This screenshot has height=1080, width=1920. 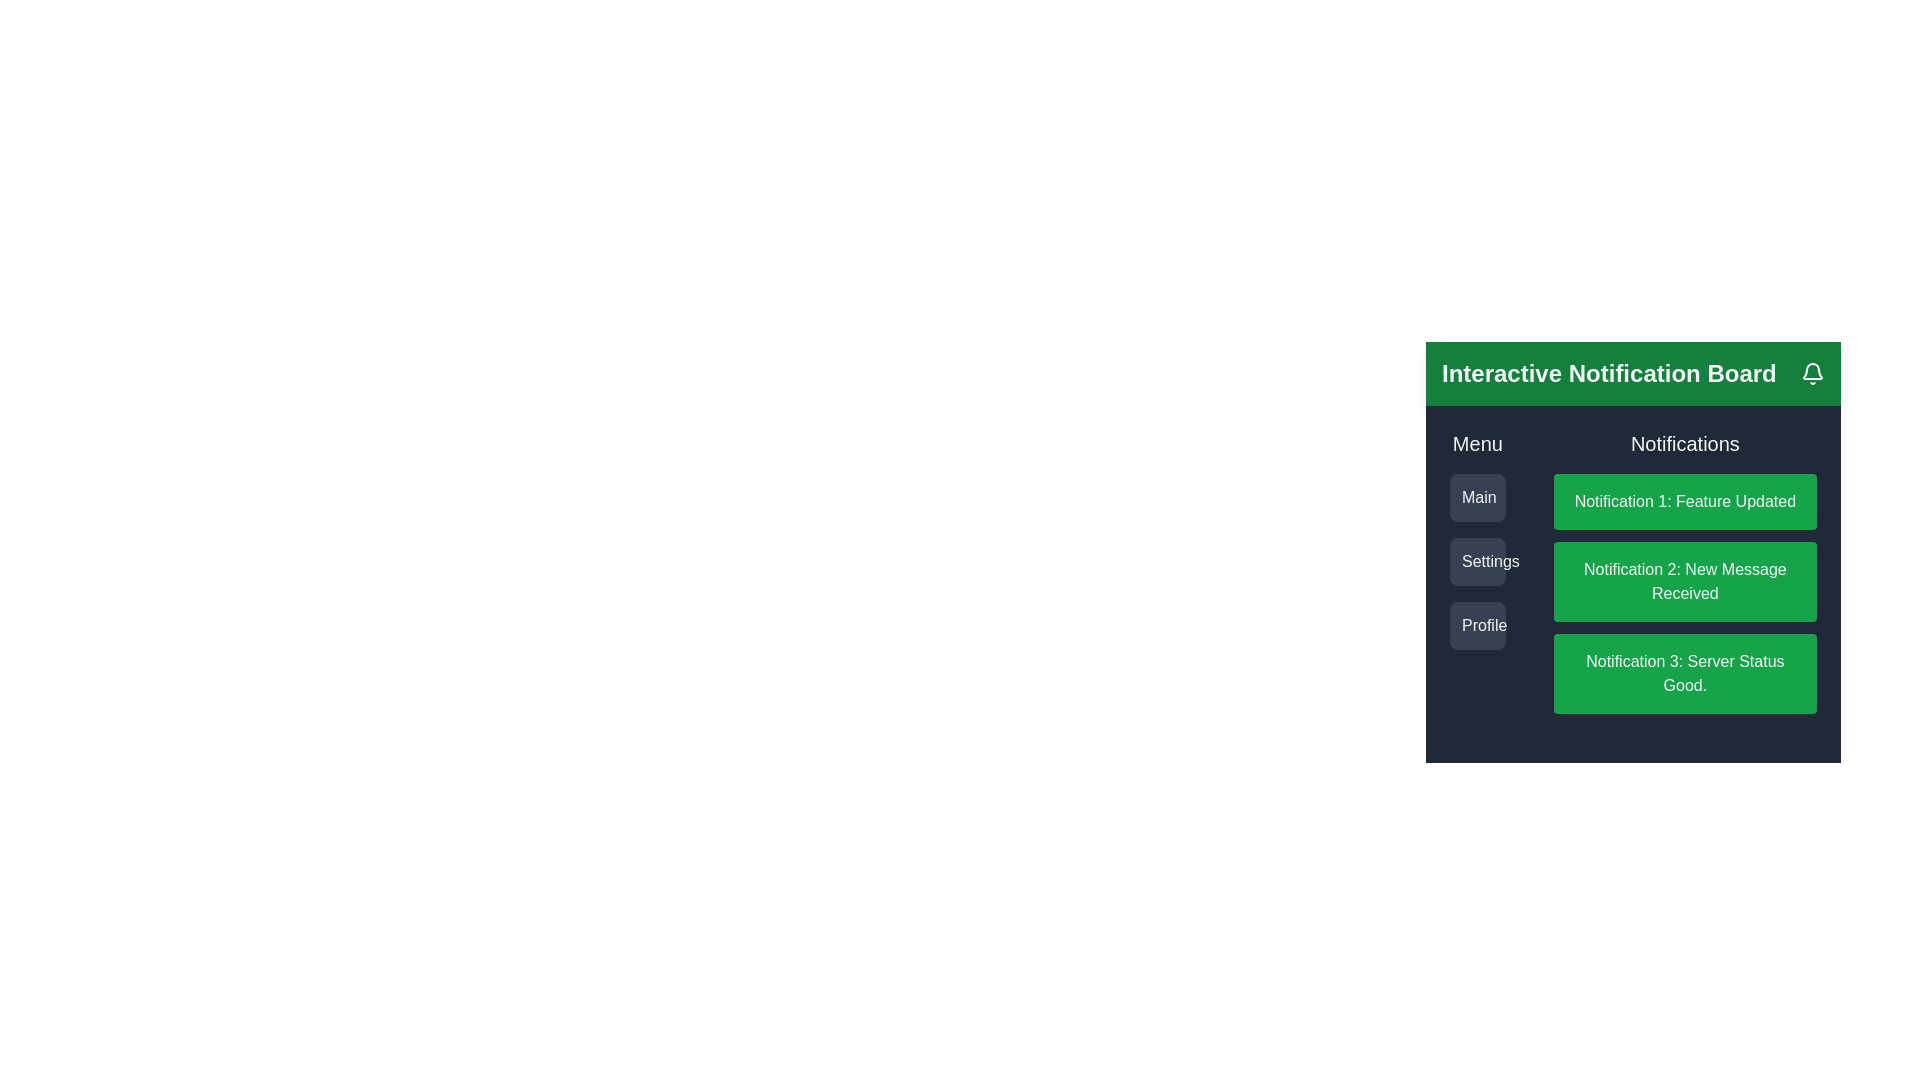 I want to click on the Header bar of the notification dashboard interface, which serves as the title indicating the current section, so click(x=1633, y=374).